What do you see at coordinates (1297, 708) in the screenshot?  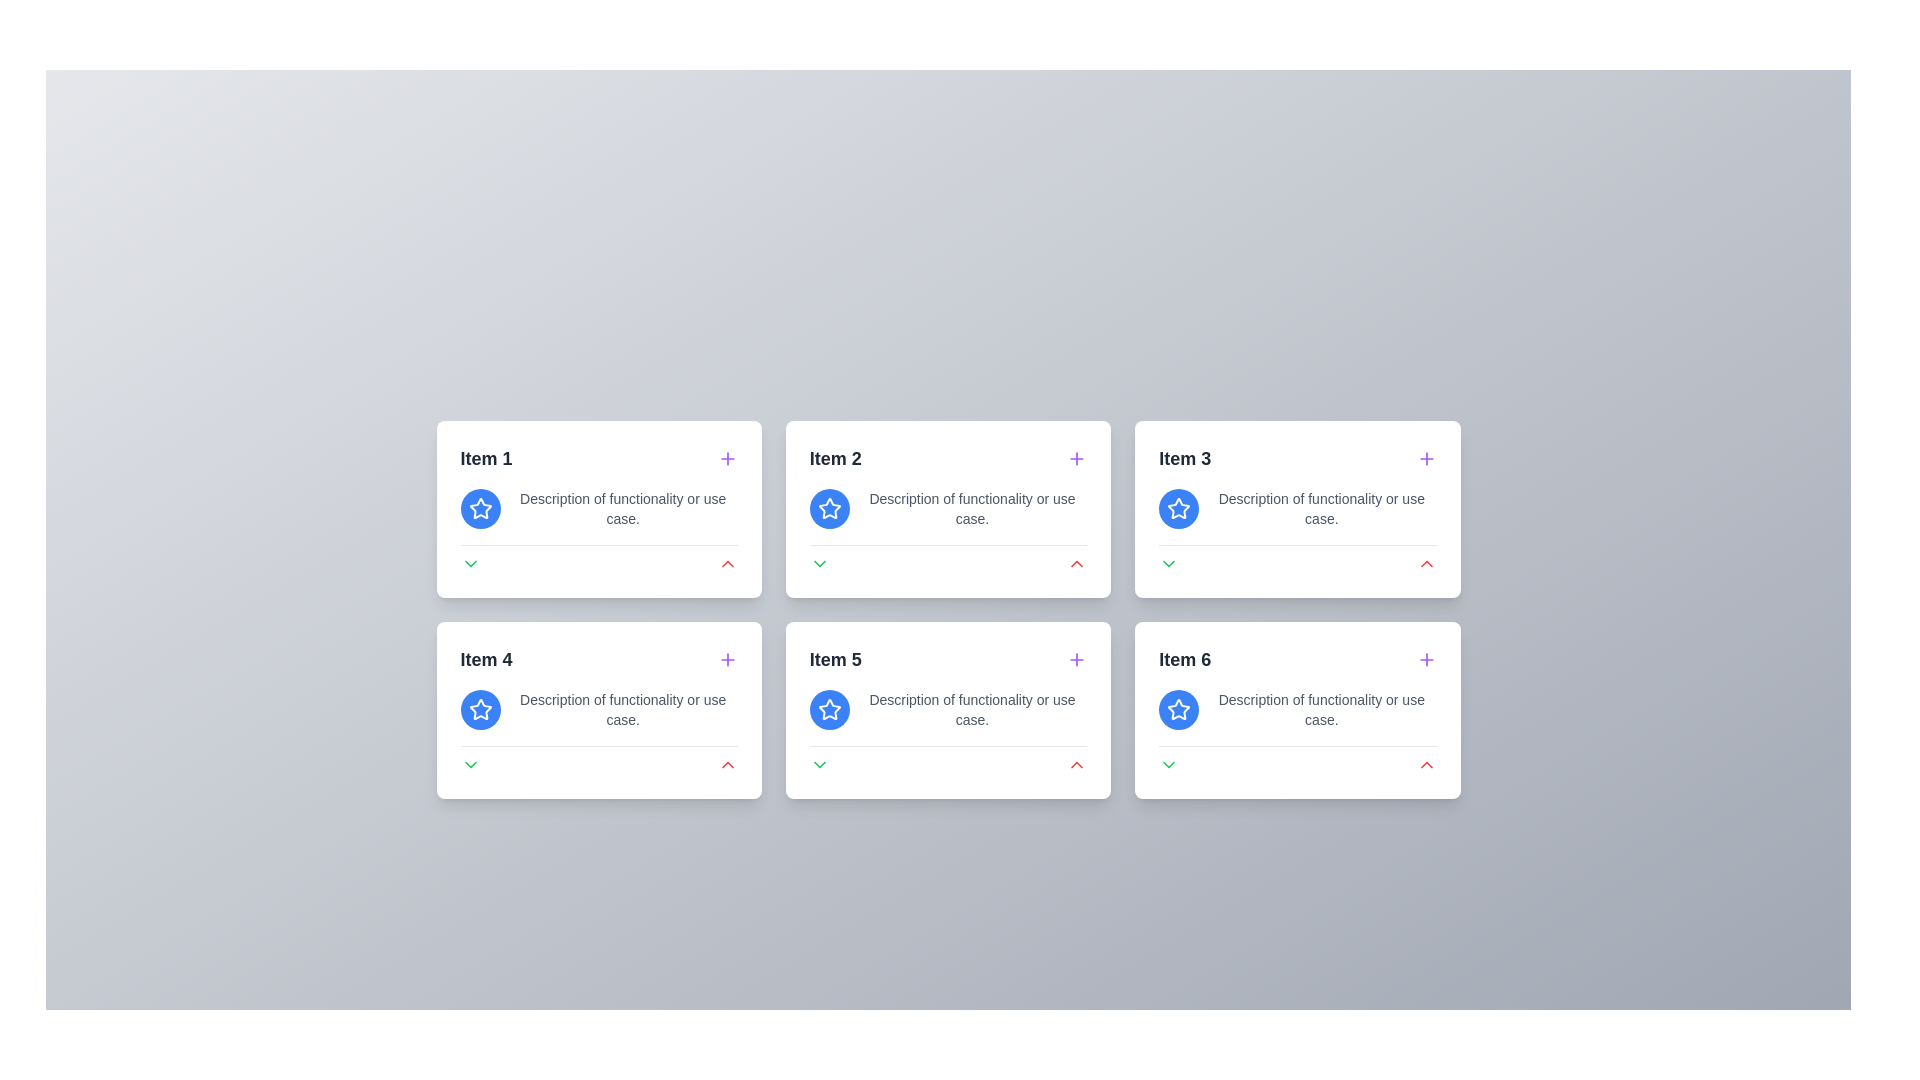 I see `the static text displaying 'Description of functionality or use case' with a blue circular icon featuring a white star, located in the 'Item 6' section of the bottom-right card` at bounding box center [1297, 708].